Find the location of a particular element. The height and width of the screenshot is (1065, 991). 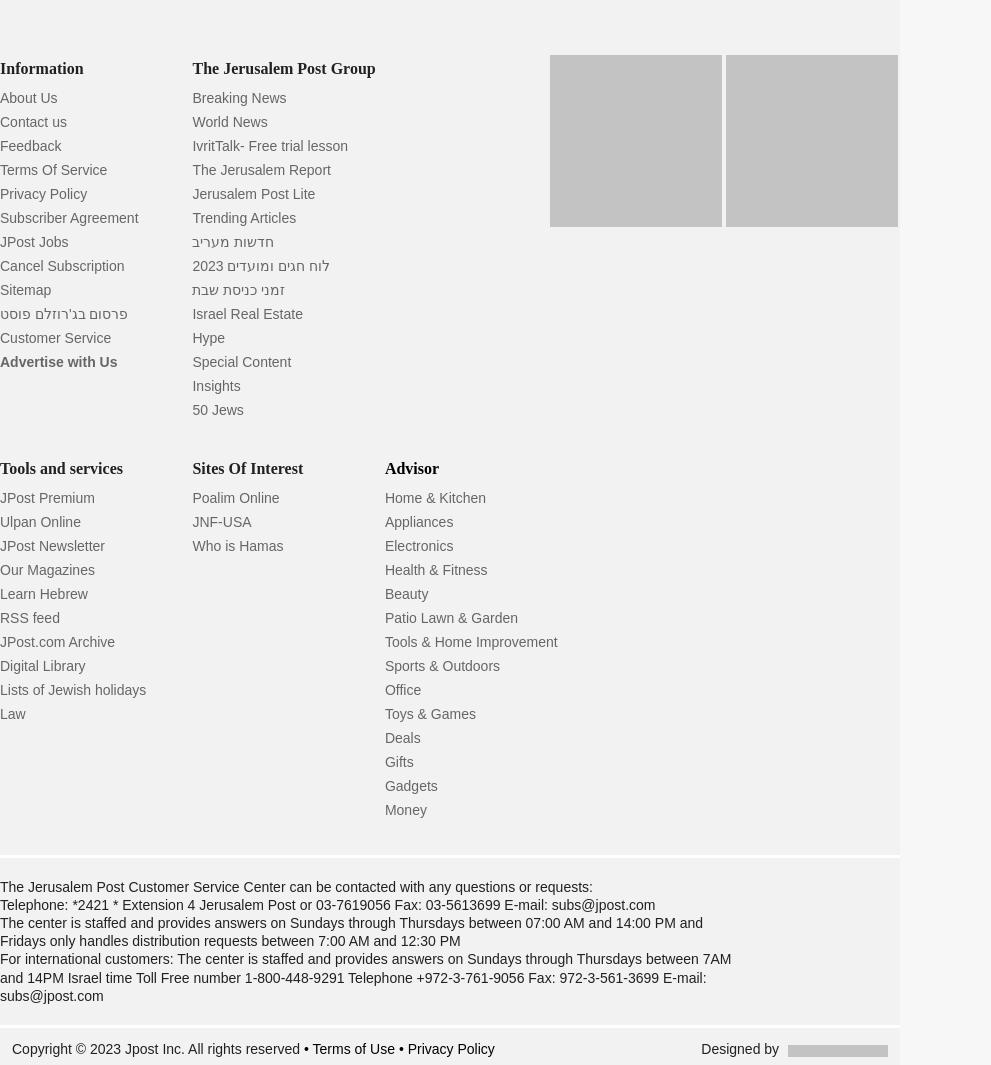

'לוח חגים ומועדים 2023' is located at coordinates (261, 265).